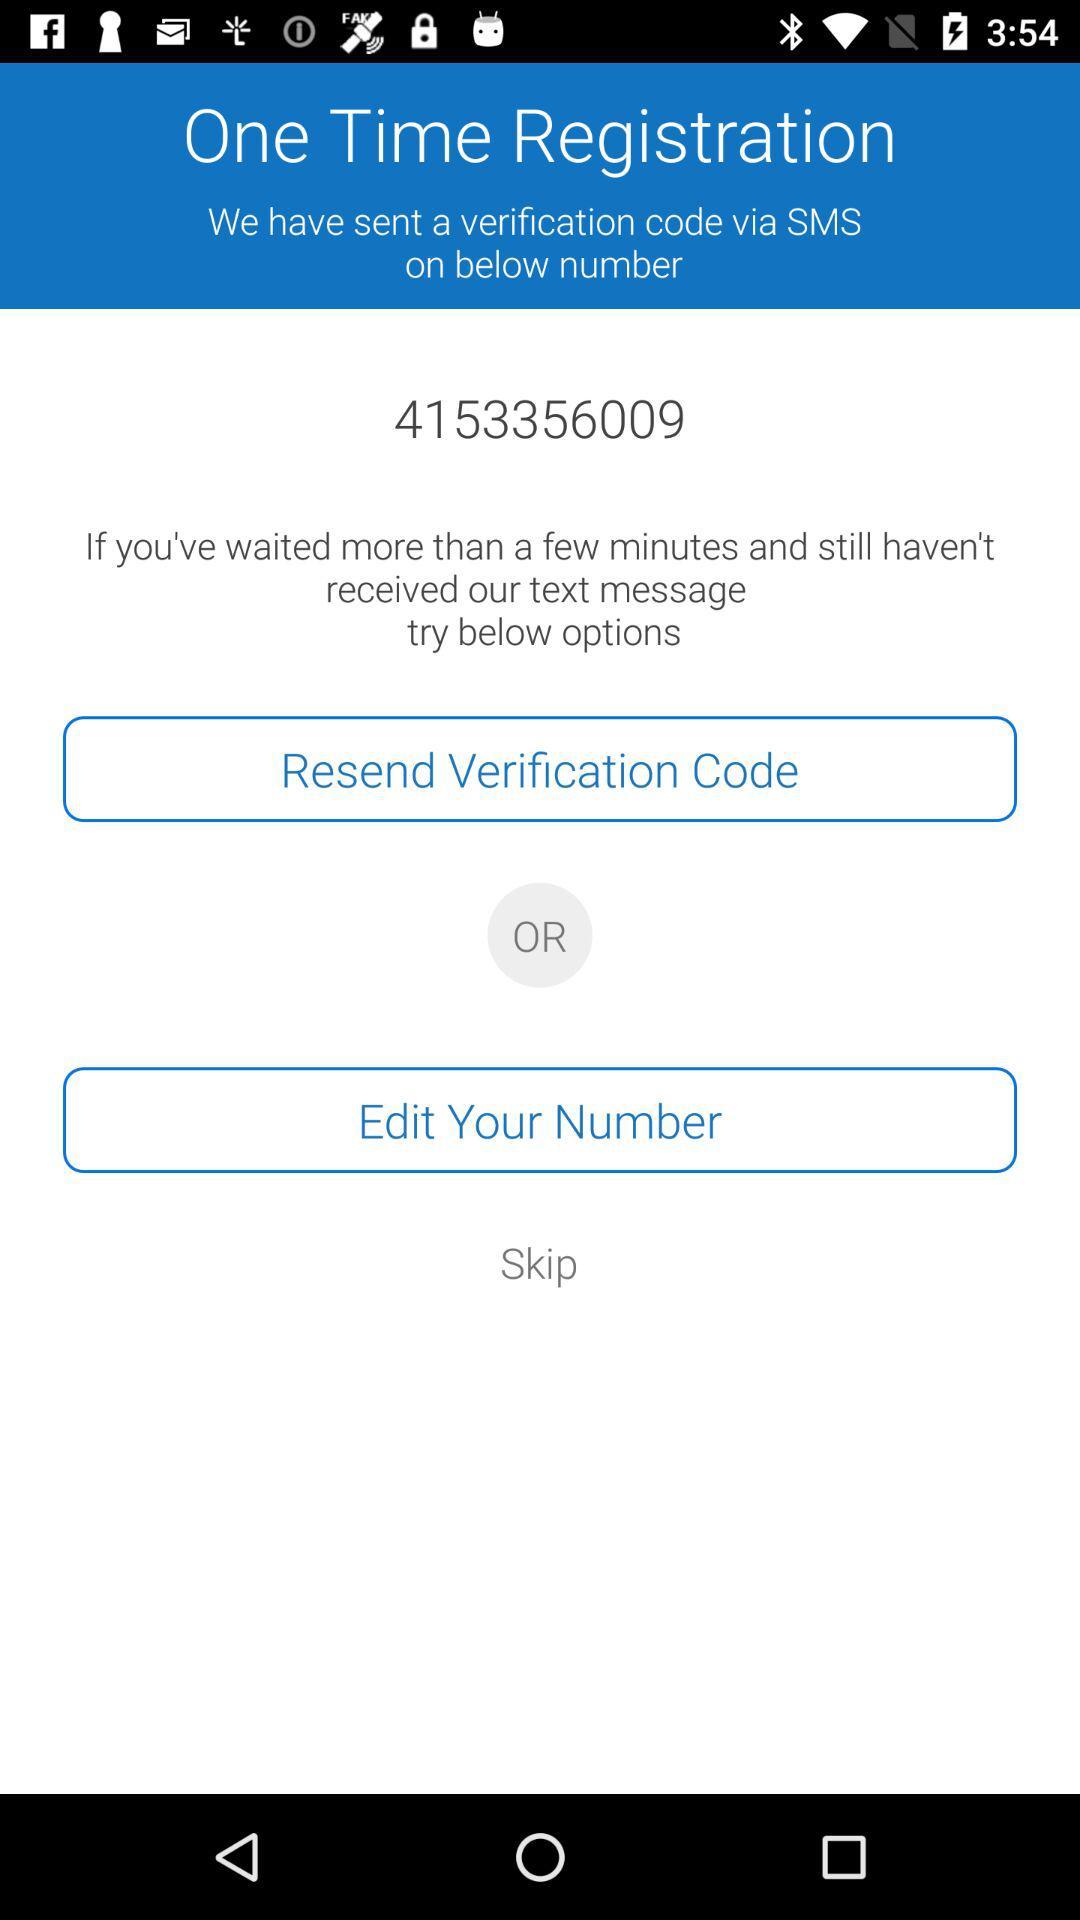 This screenshot has width=1080, height=1920. Describe the element at coordinates (540, 1120) in the screenshot. I see `item above skip item` at that location.